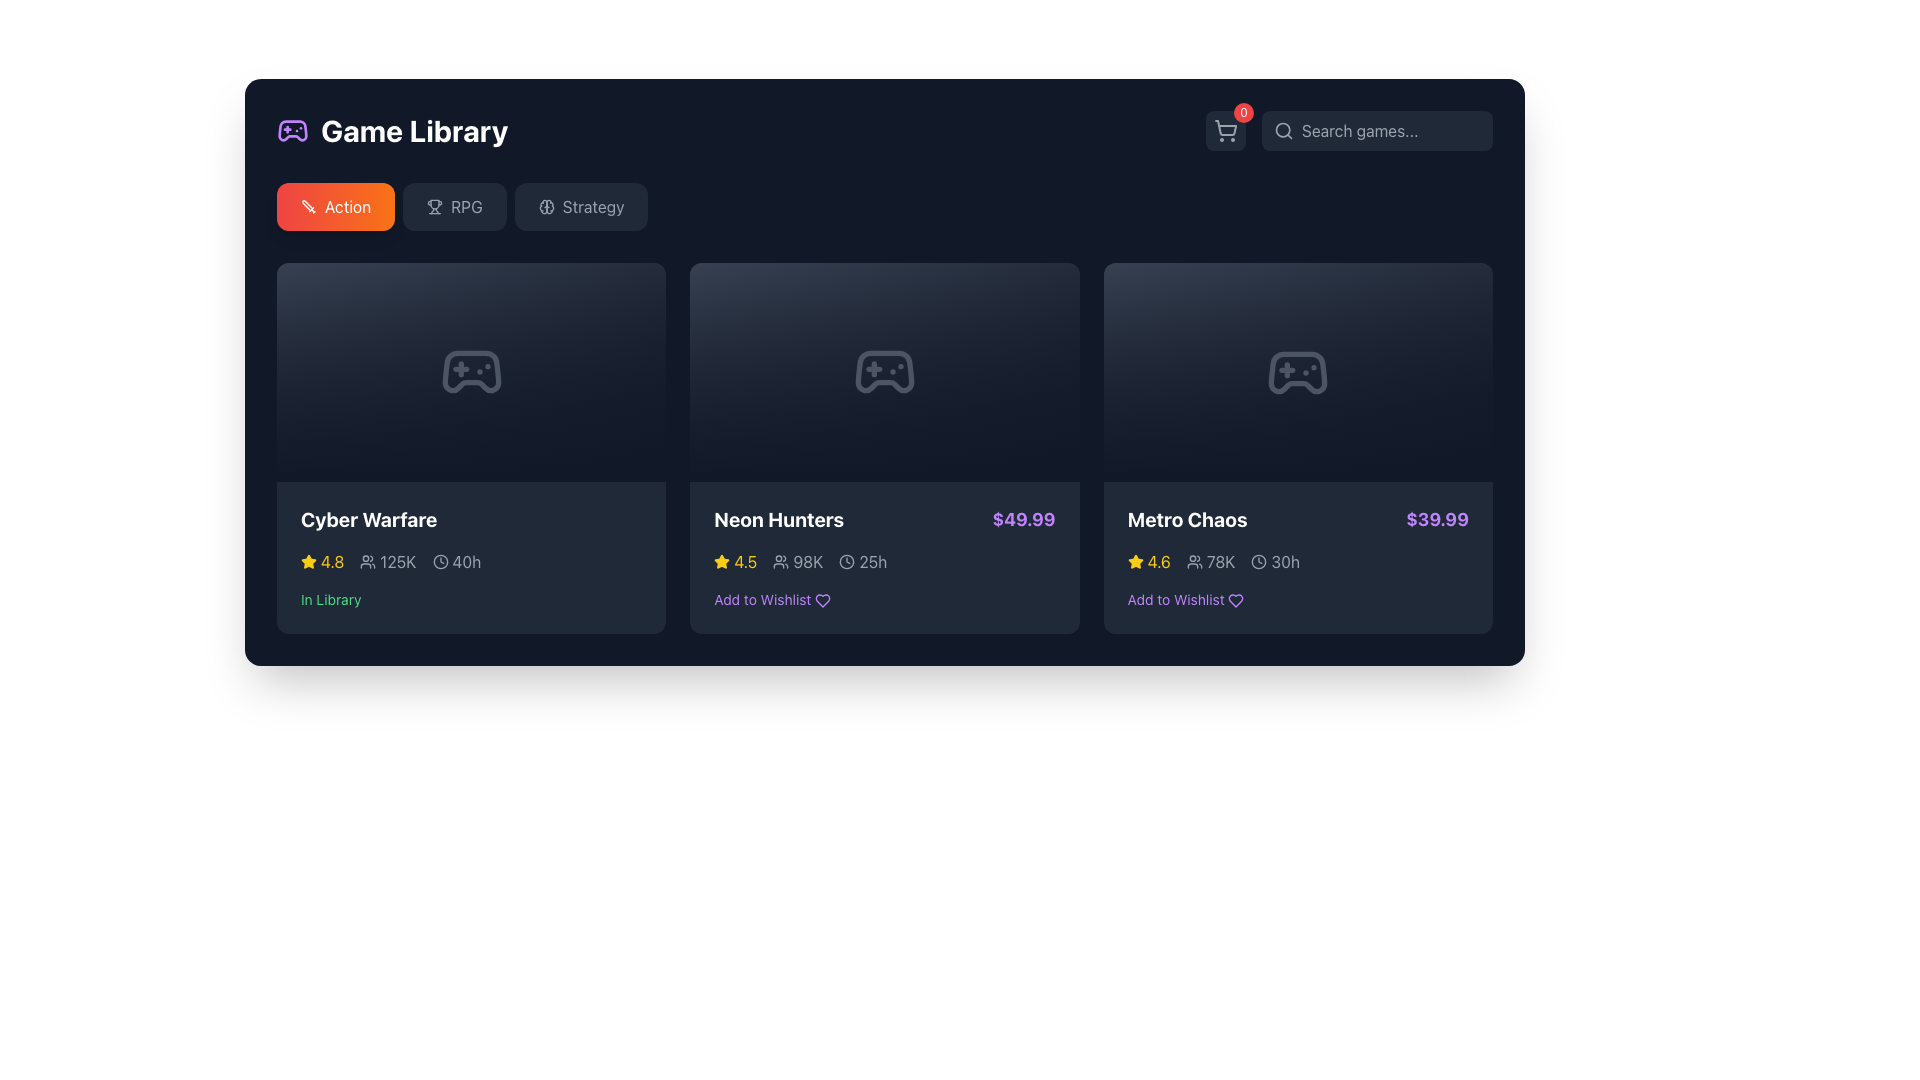  Describe the element at coordinates (808, 562) in the screenshot. I see `the static text displaying '98K', which is styled in light gray and positioned to the right of a small people icon` at that location.